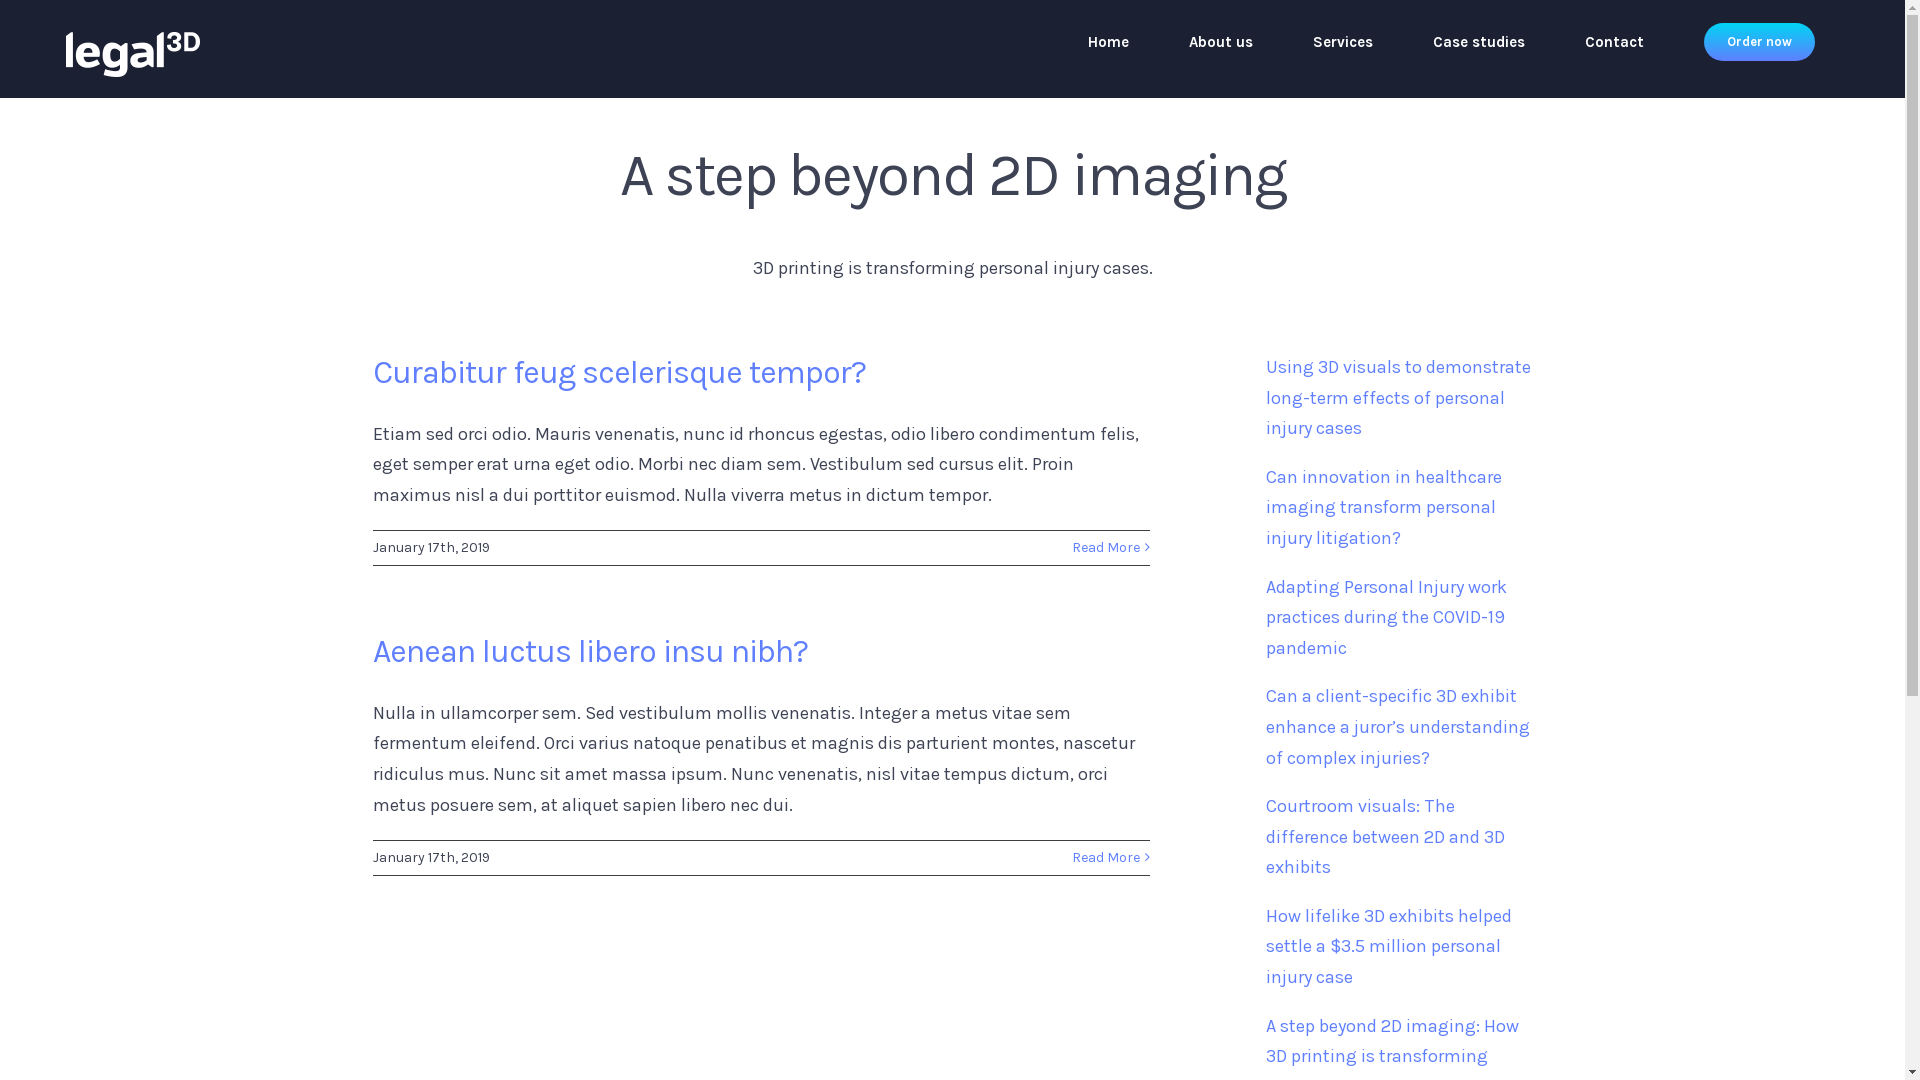 Image resolution: width=1920 pixels, height=1080 pixels. Describe the element at coordinates (1313, 42) in the screenshot. I see `'Services'` at that location.